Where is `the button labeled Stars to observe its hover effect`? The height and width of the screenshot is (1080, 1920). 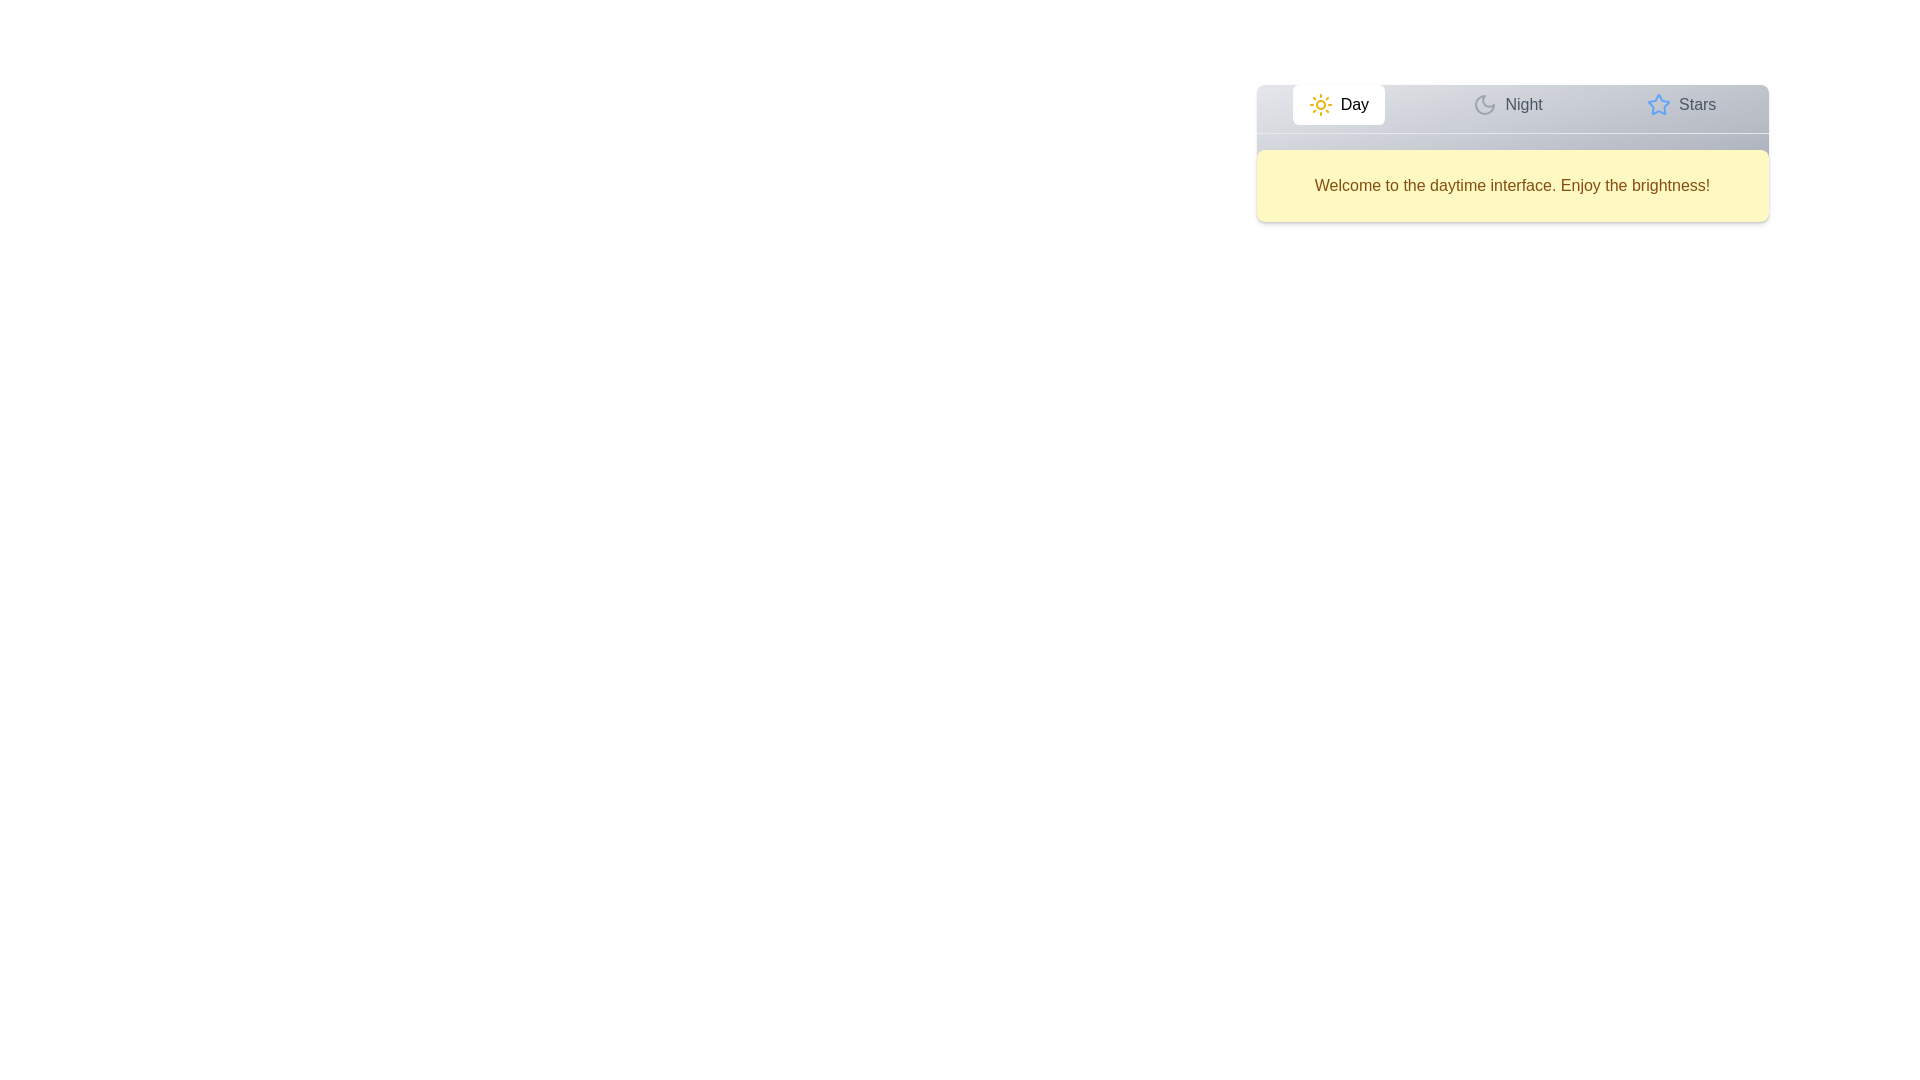
the button labeled Stars to observe its hover effect is located at coordinates (1680, 104).